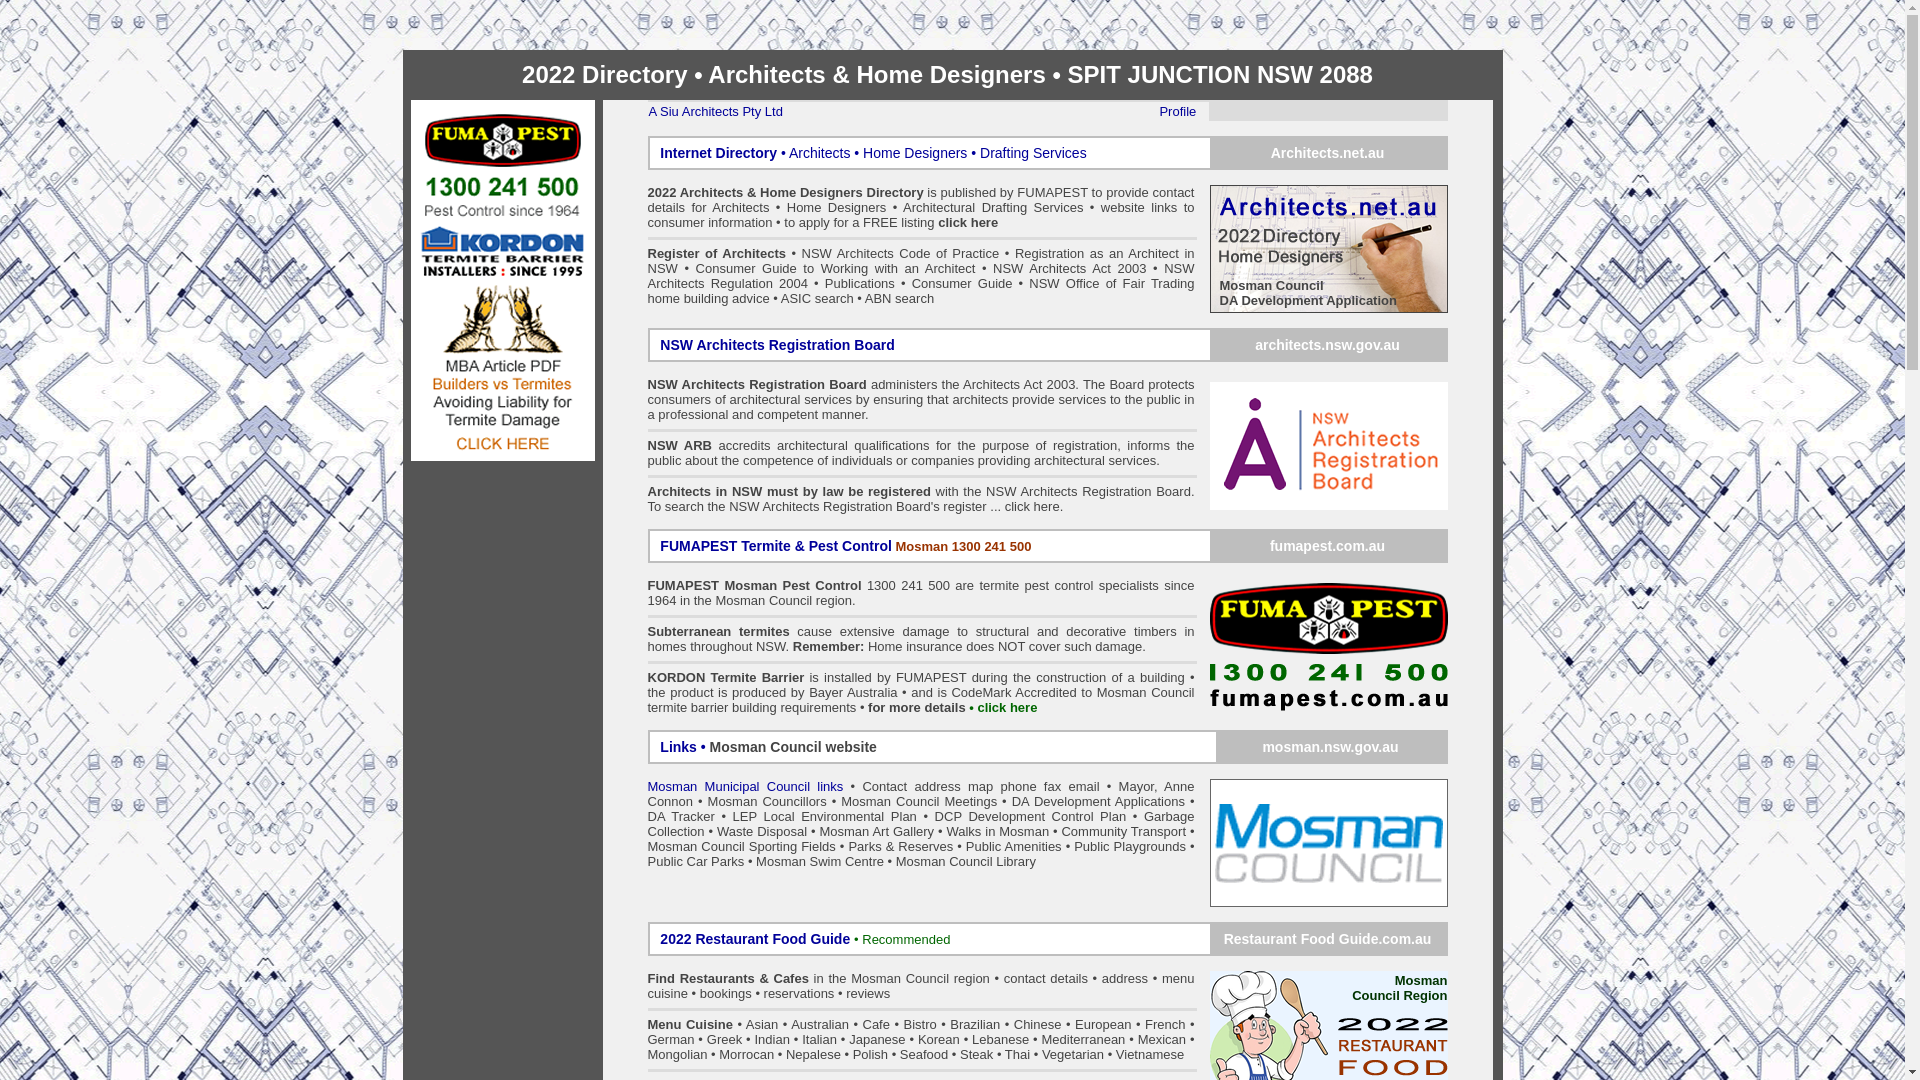 The height and width of the screenshot is (1080, 1920). Describe the element at coordinates (899, 846) in the screenshot. I see `'Parks & Reserves'` at that location.